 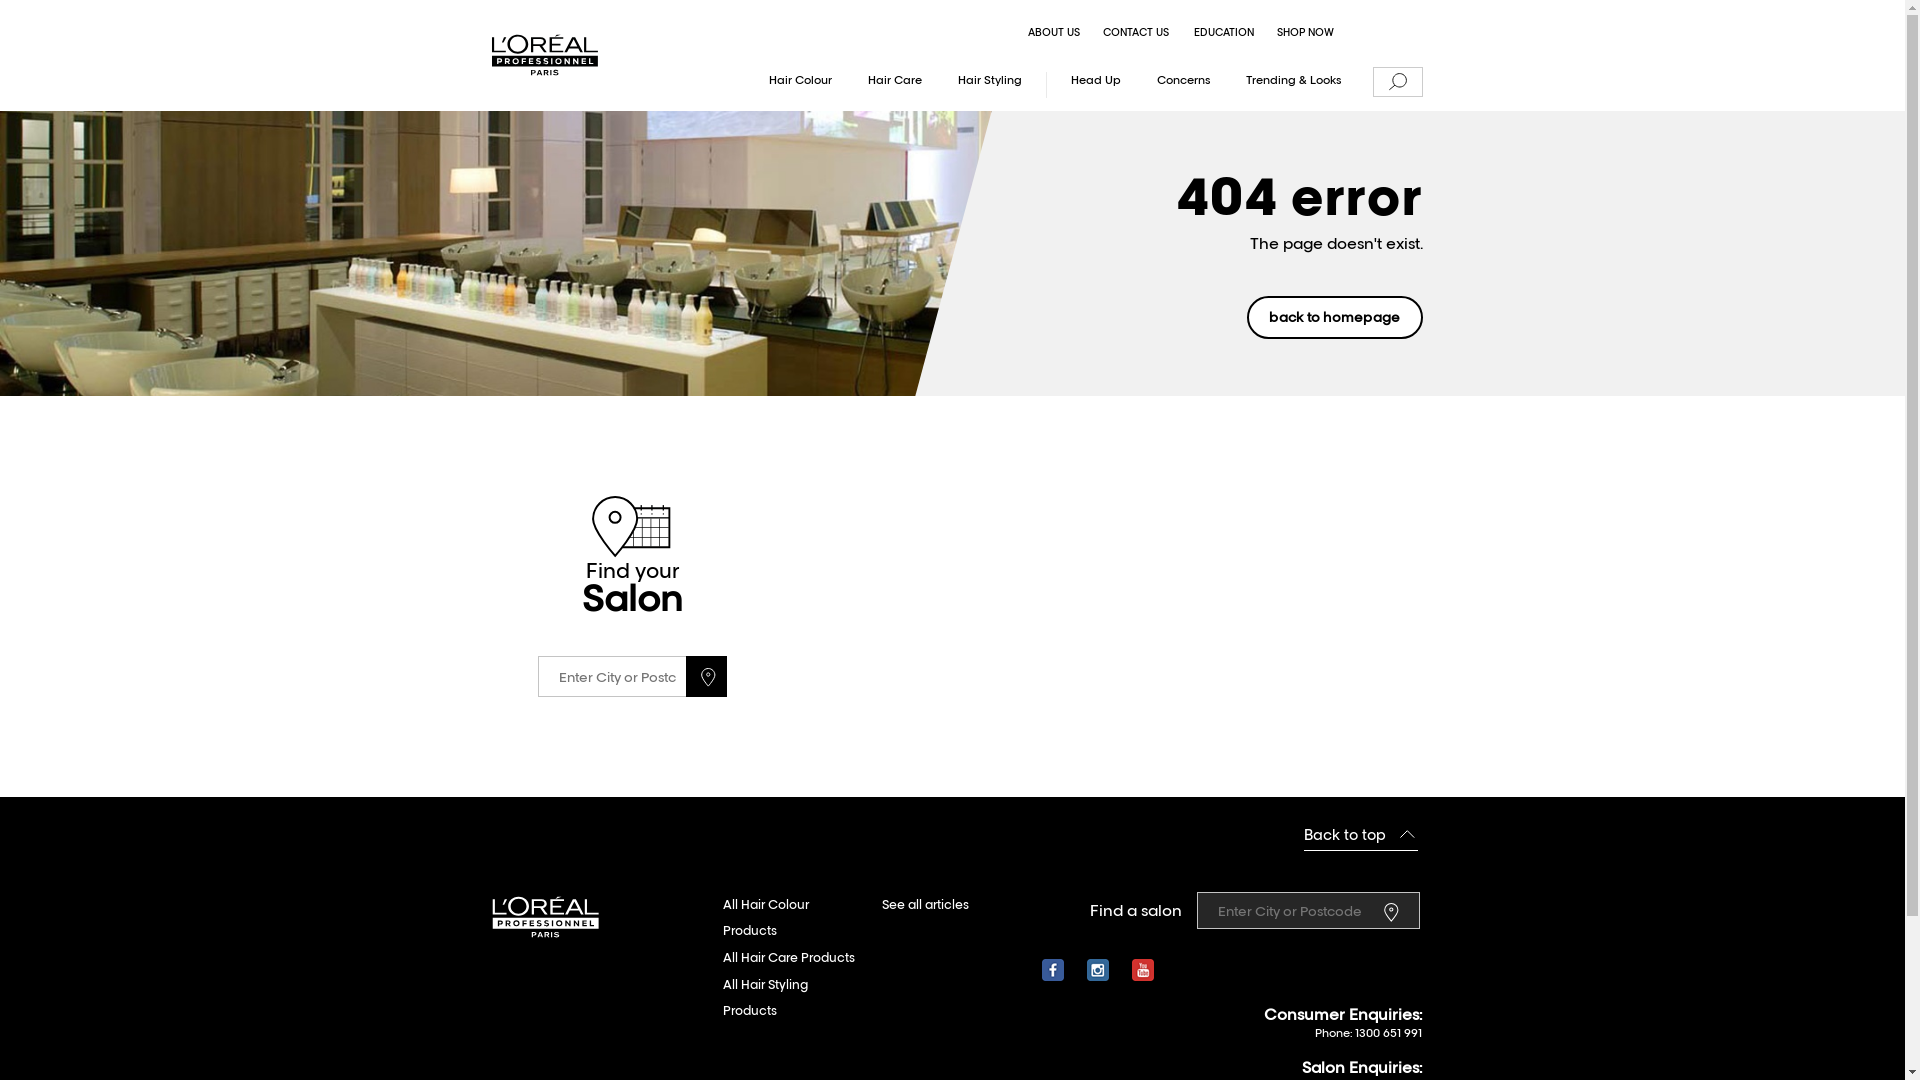 I want to click on 'Find a salon', so click(x=1394, y=910).